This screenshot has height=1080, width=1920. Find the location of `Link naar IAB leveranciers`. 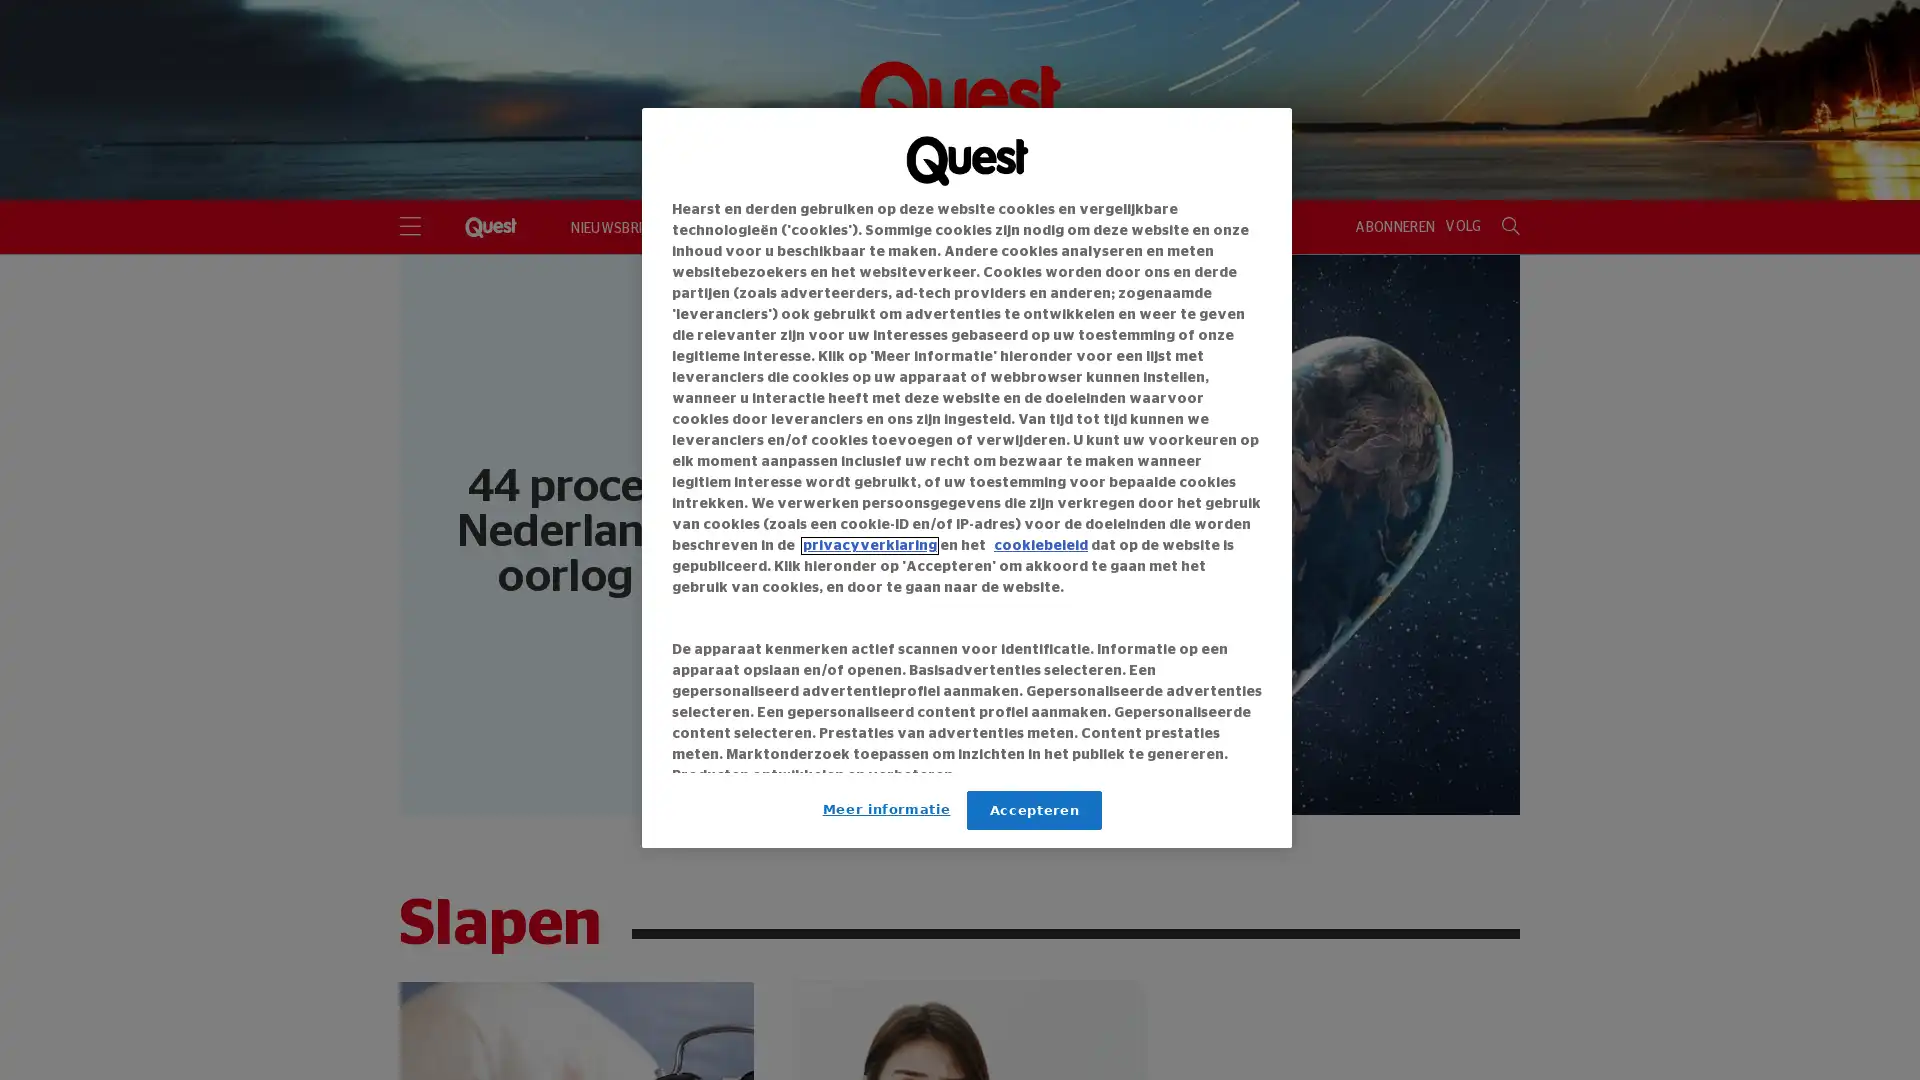

Link naar IAB leveranciers is located at coordinates (767, 798).